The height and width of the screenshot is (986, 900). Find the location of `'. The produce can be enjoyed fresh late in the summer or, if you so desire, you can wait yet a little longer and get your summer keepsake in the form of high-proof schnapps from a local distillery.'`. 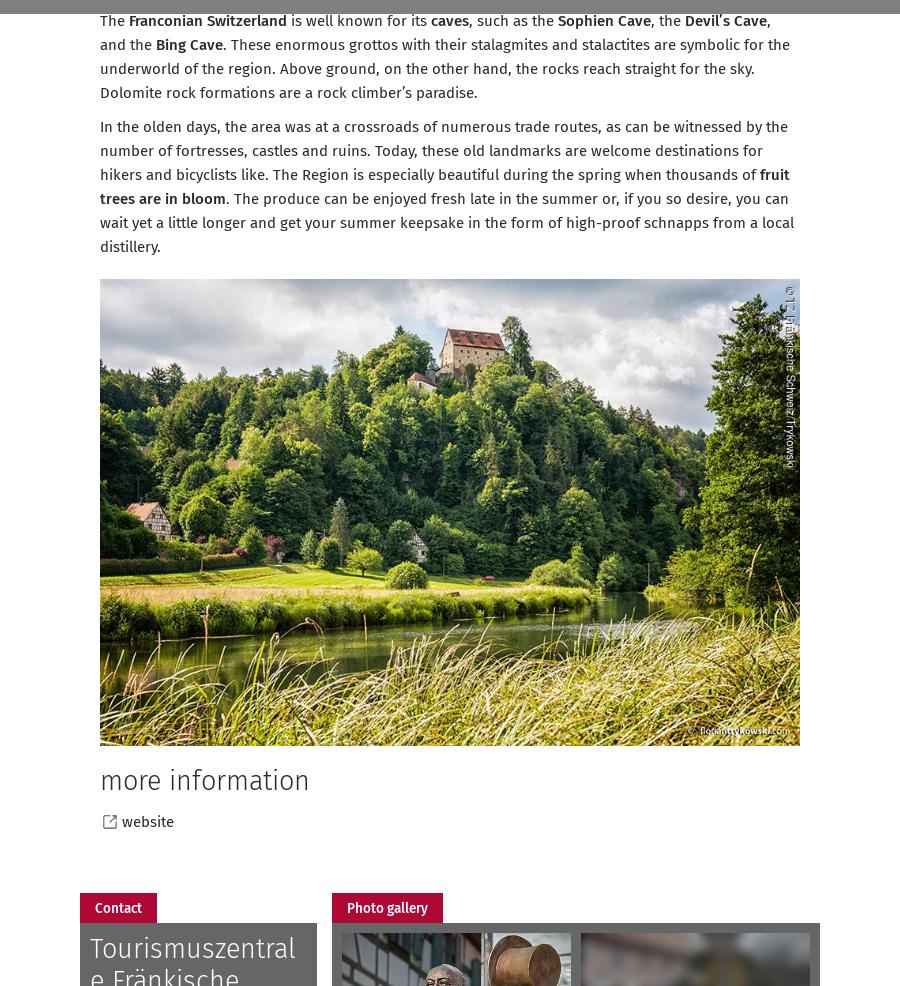

'. The produce can be enjoyed fresh late in the summer or, if you so desire, you can wait yet a little longer and get your summer keepsake in the form of high-proof schnapps from a local distillery.' is located at coordinates (98, 222).